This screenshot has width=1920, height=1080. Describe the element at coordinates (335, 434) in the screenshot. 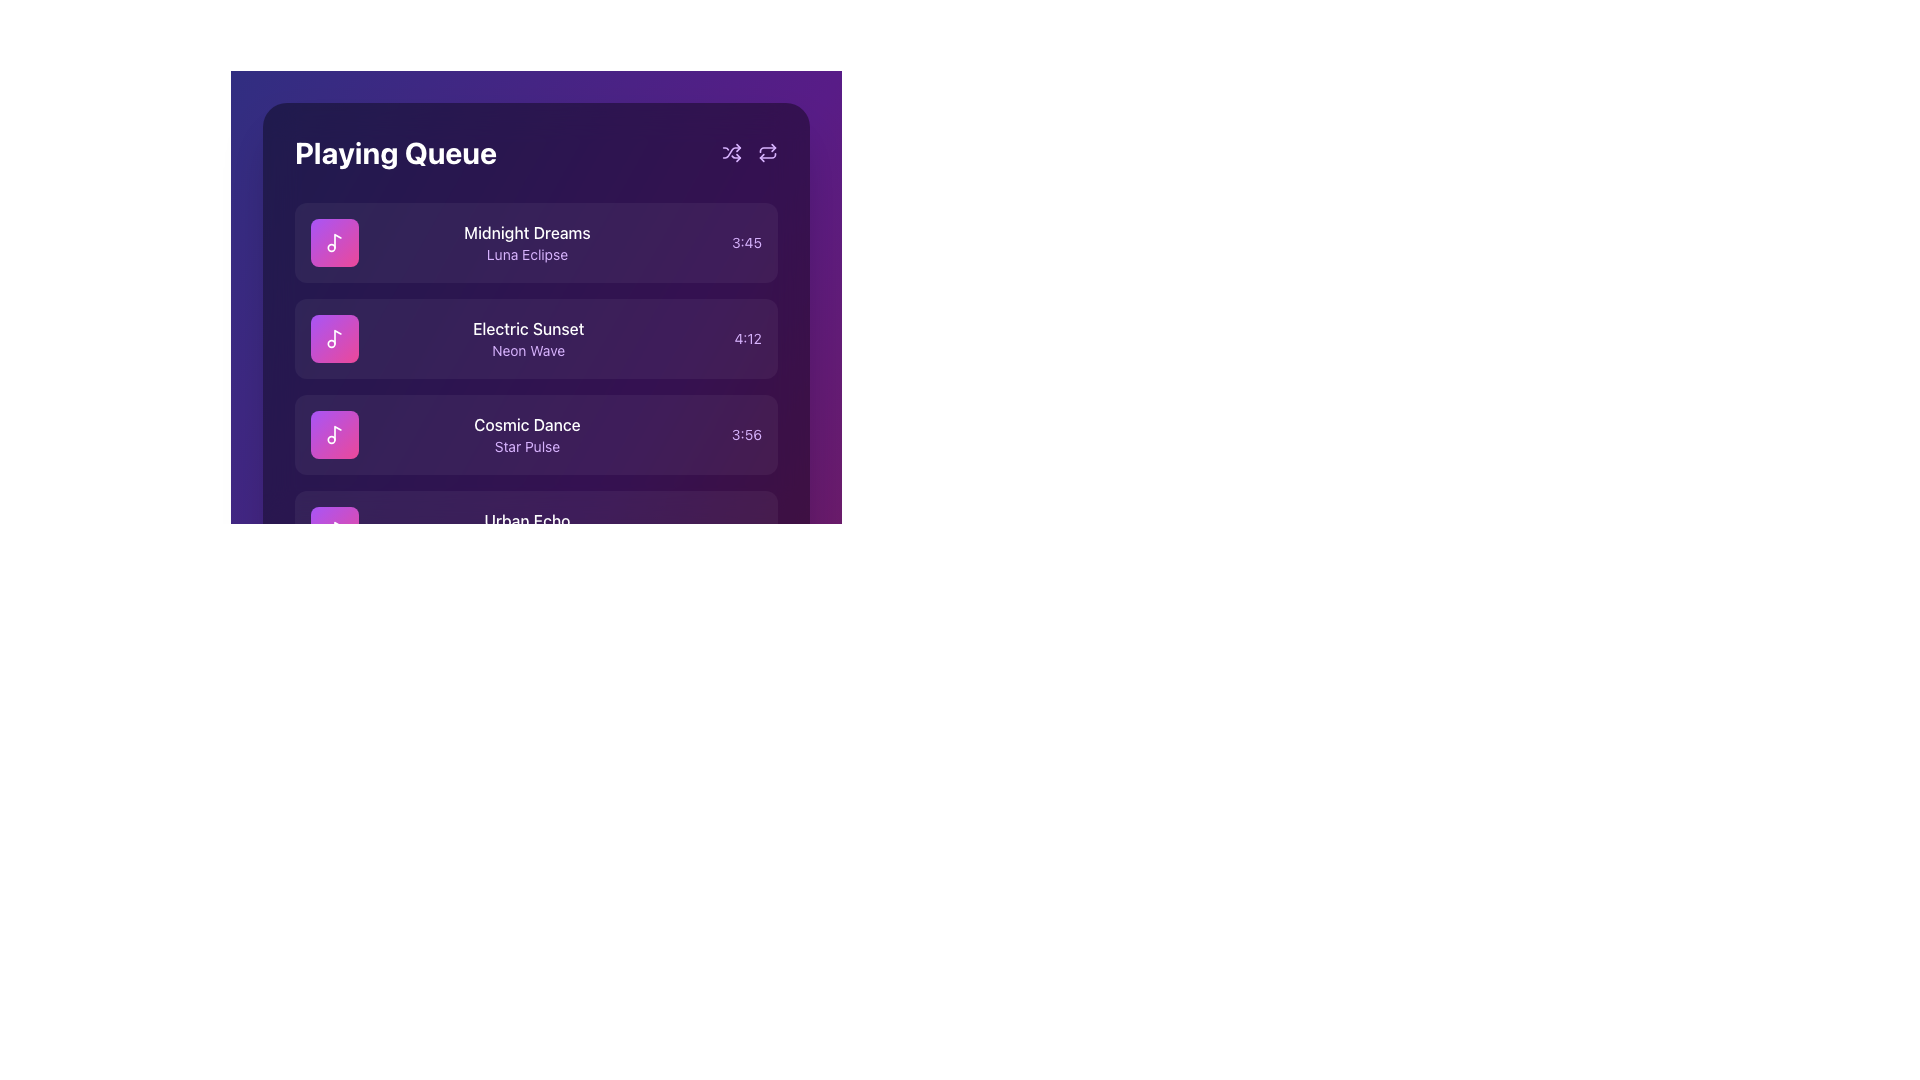

I see `the presence of the musical note icon located on the left side of the third item in the 'Playing Queue' list for the song 'Cosmic Dance' by 'Star Pulse'` at that location.